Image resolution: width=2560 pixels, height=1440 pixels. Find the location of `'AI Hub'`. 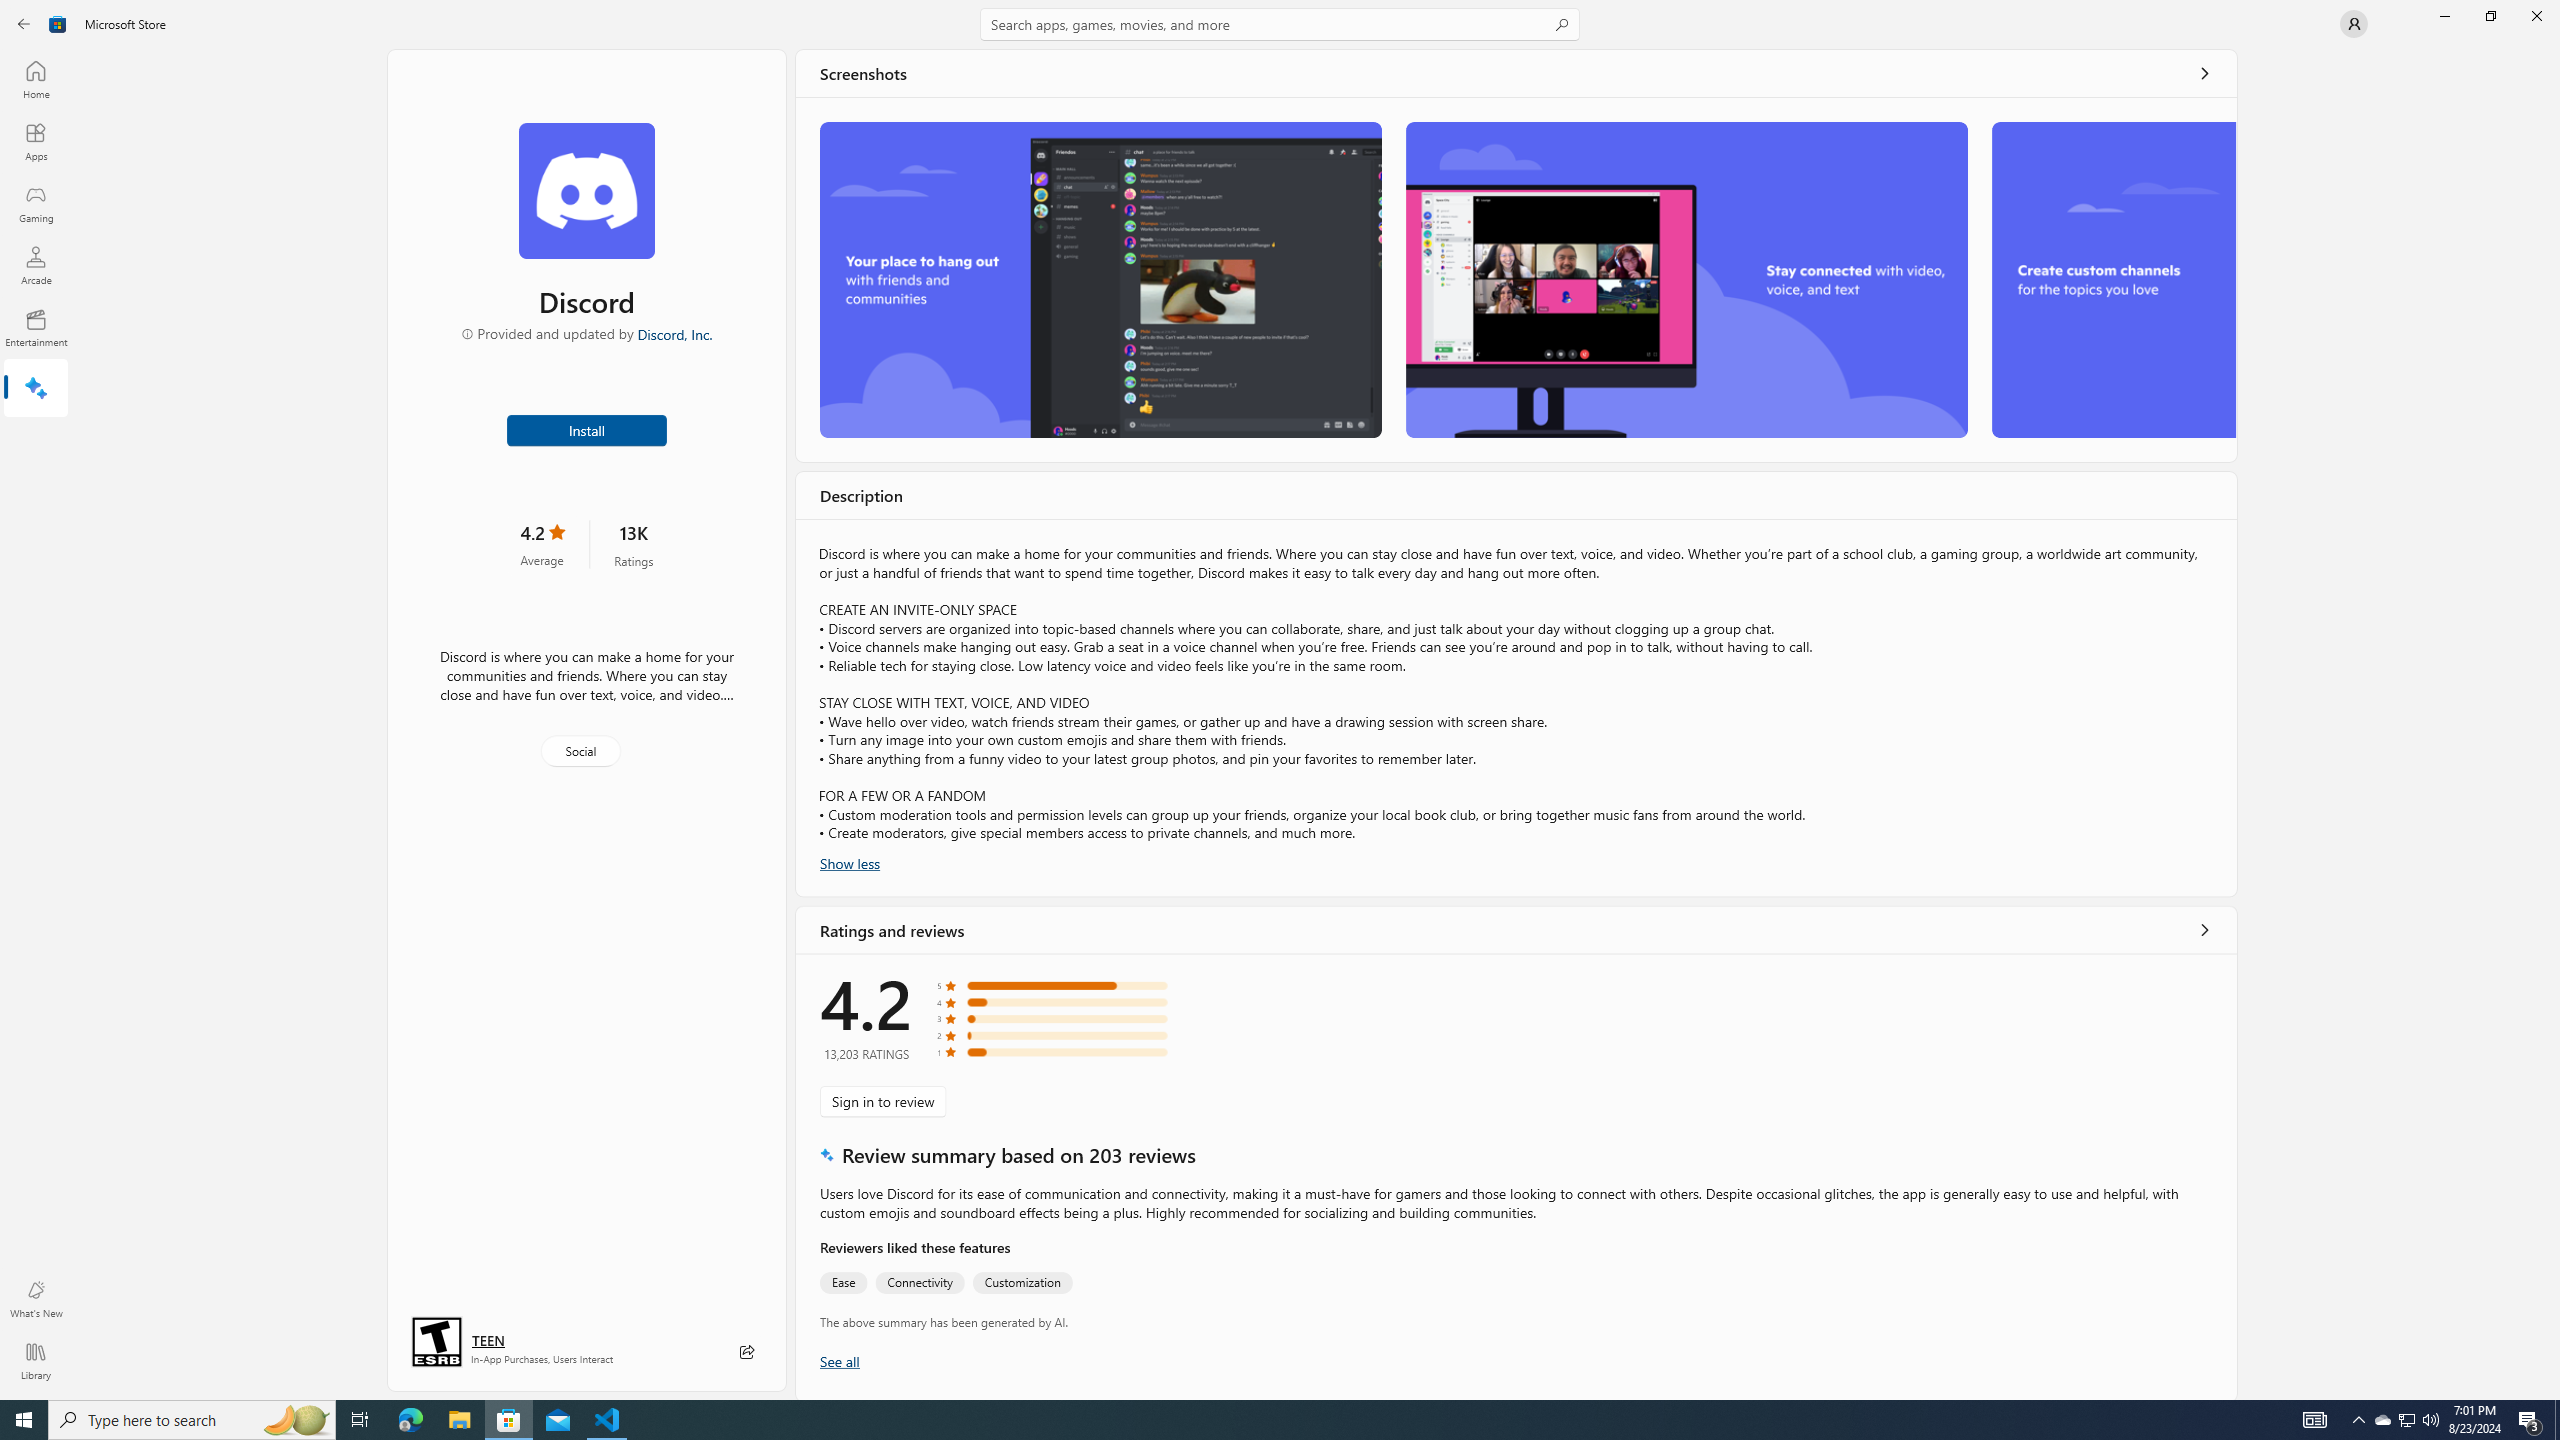

'AI Hub' is located at coordinates (34, 388).